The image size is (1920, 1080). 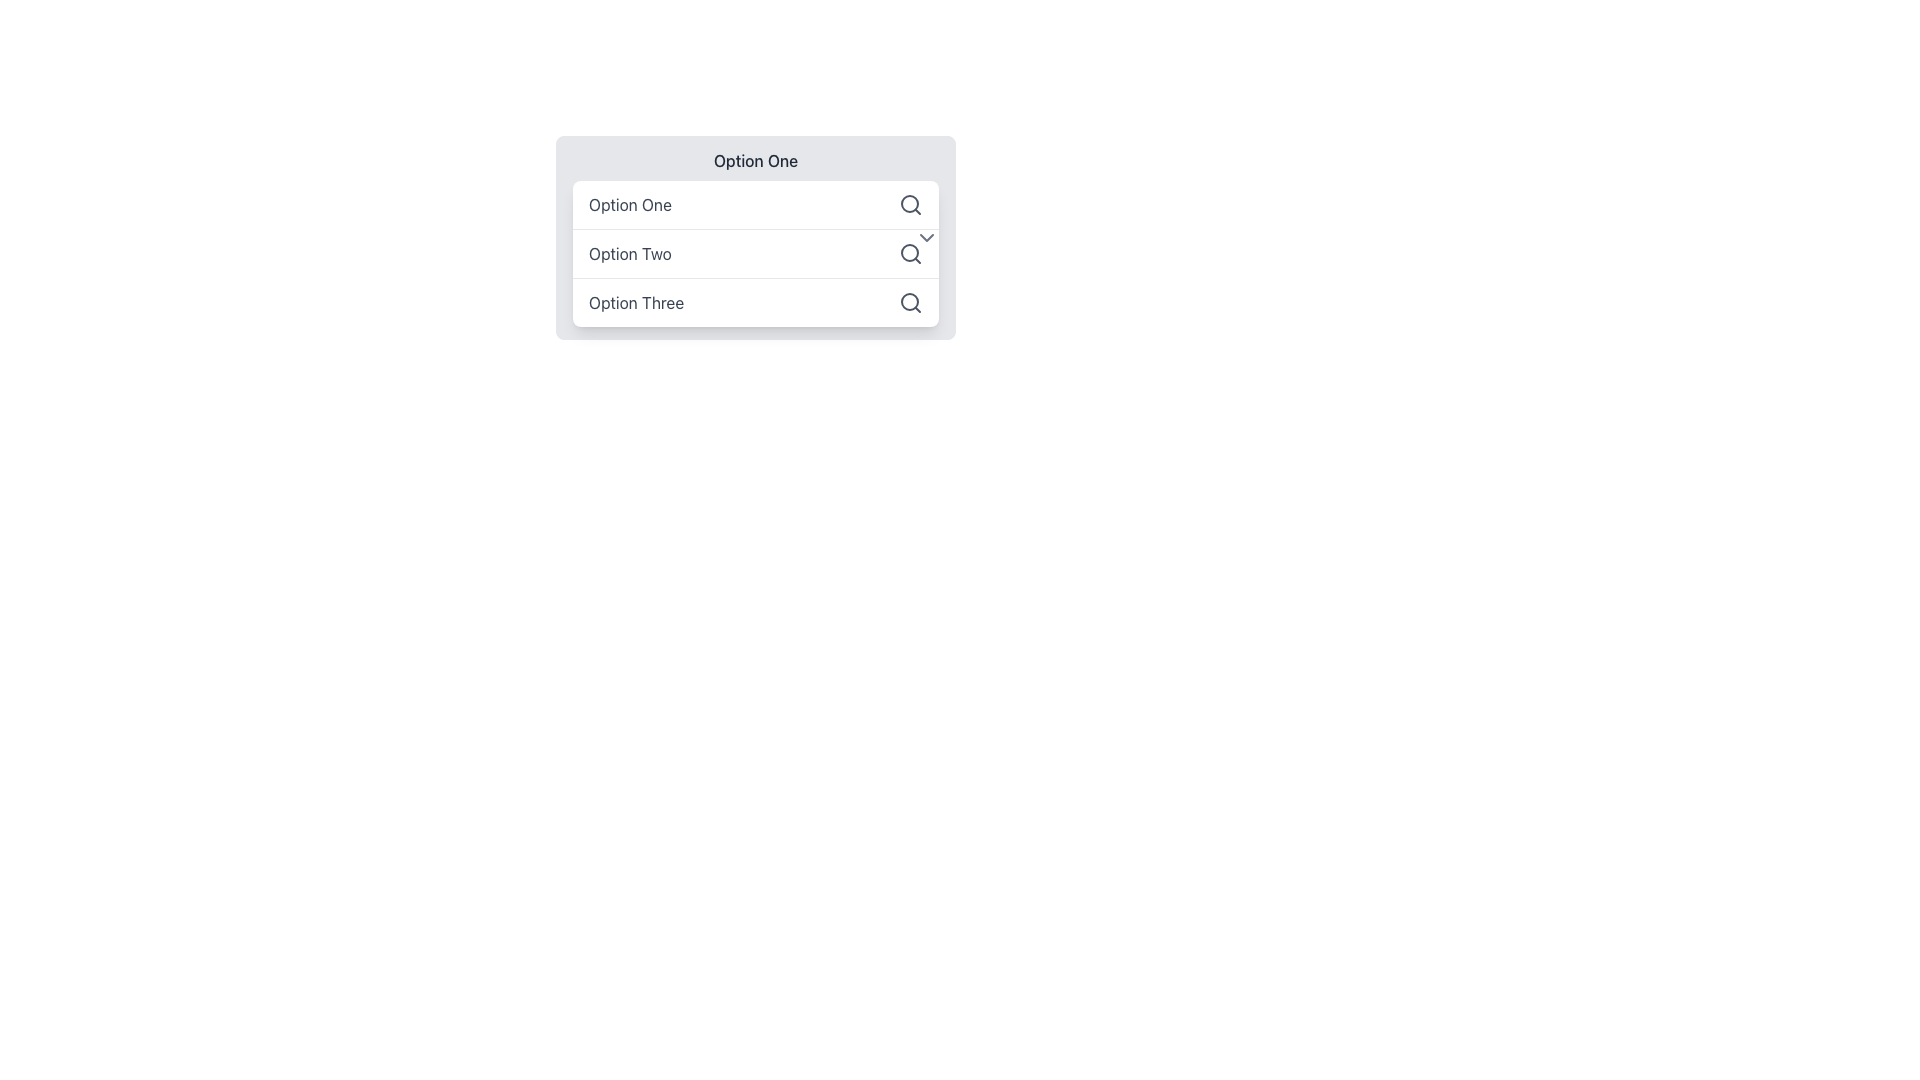 What do you see at coordinates (754, 252) in the screenshot?
I see `the 'Option Two' menu item in the dropdown list` at bounding box center [754, 252].